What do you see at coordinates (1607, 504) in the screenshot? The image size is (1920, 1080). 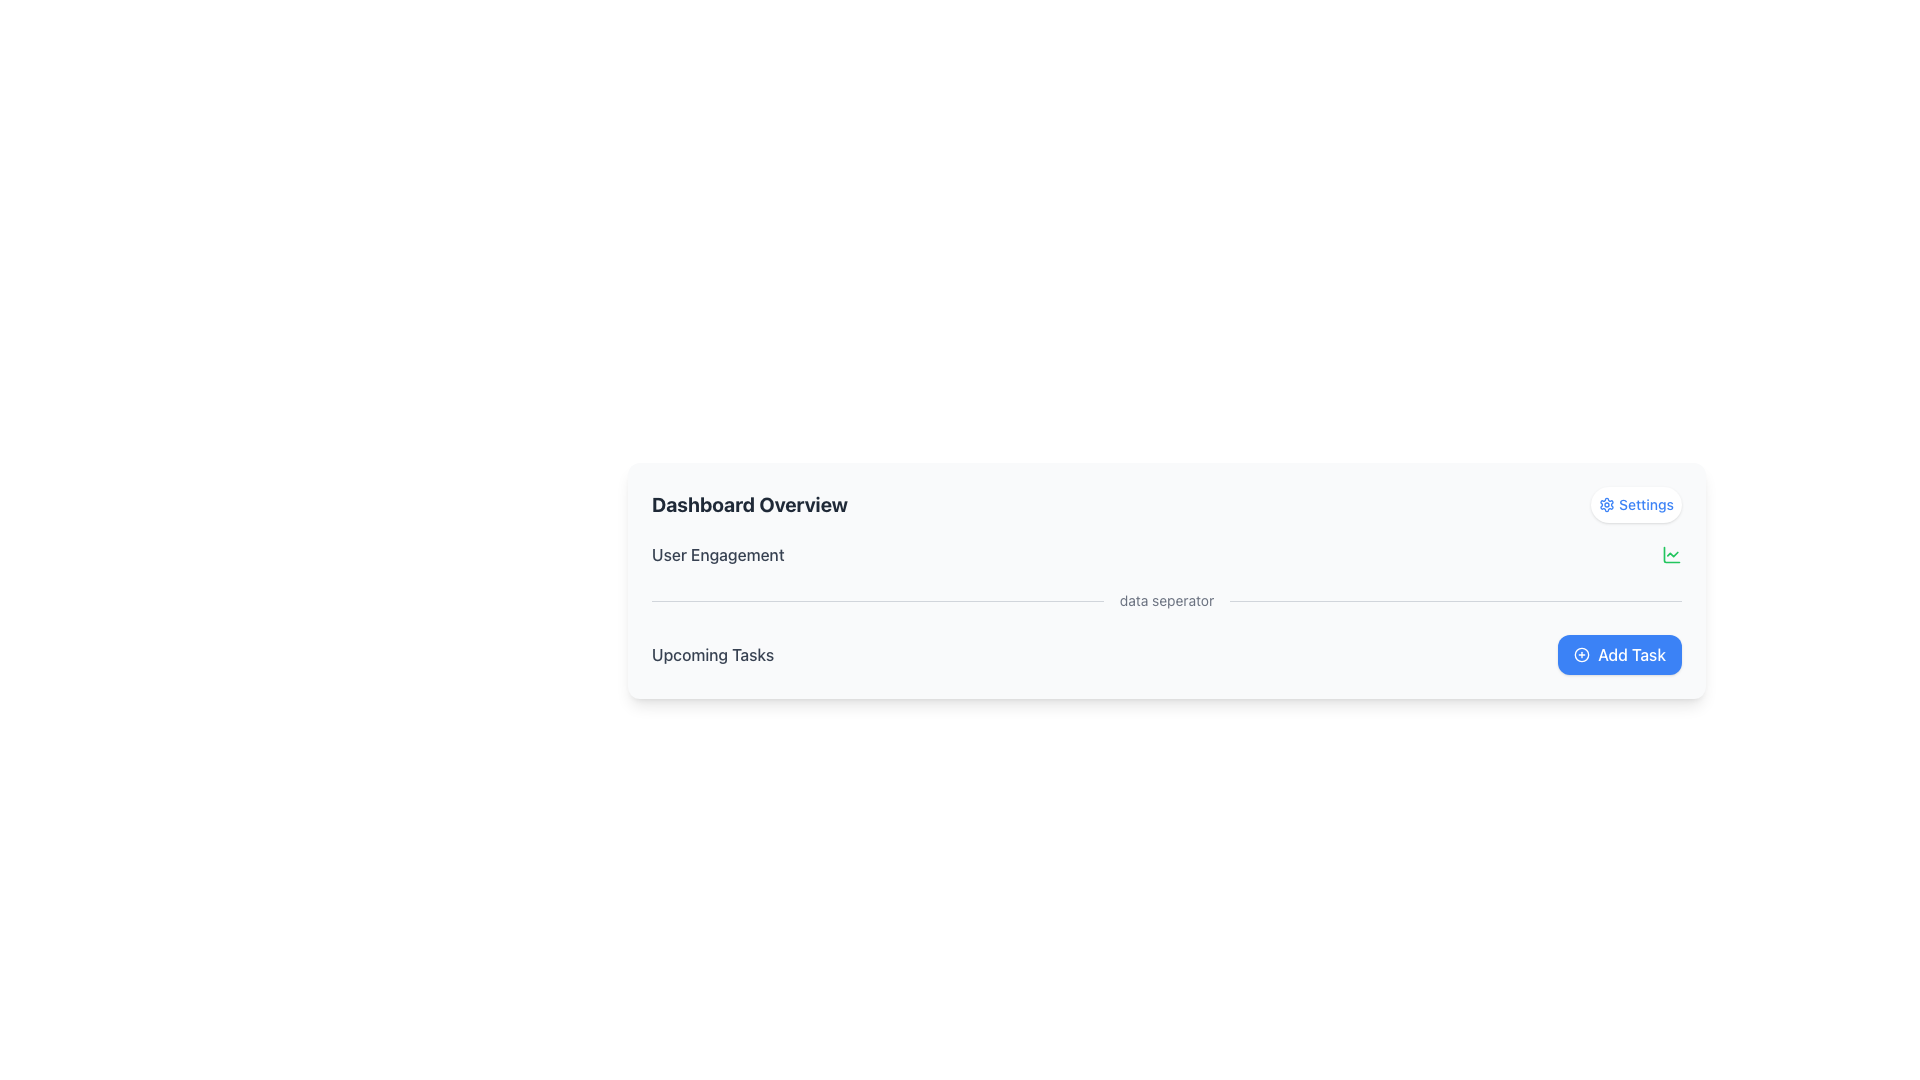 I see `the cogwheel icon located in the top-right corner of the visible card` at bounding box center [1607, 504].